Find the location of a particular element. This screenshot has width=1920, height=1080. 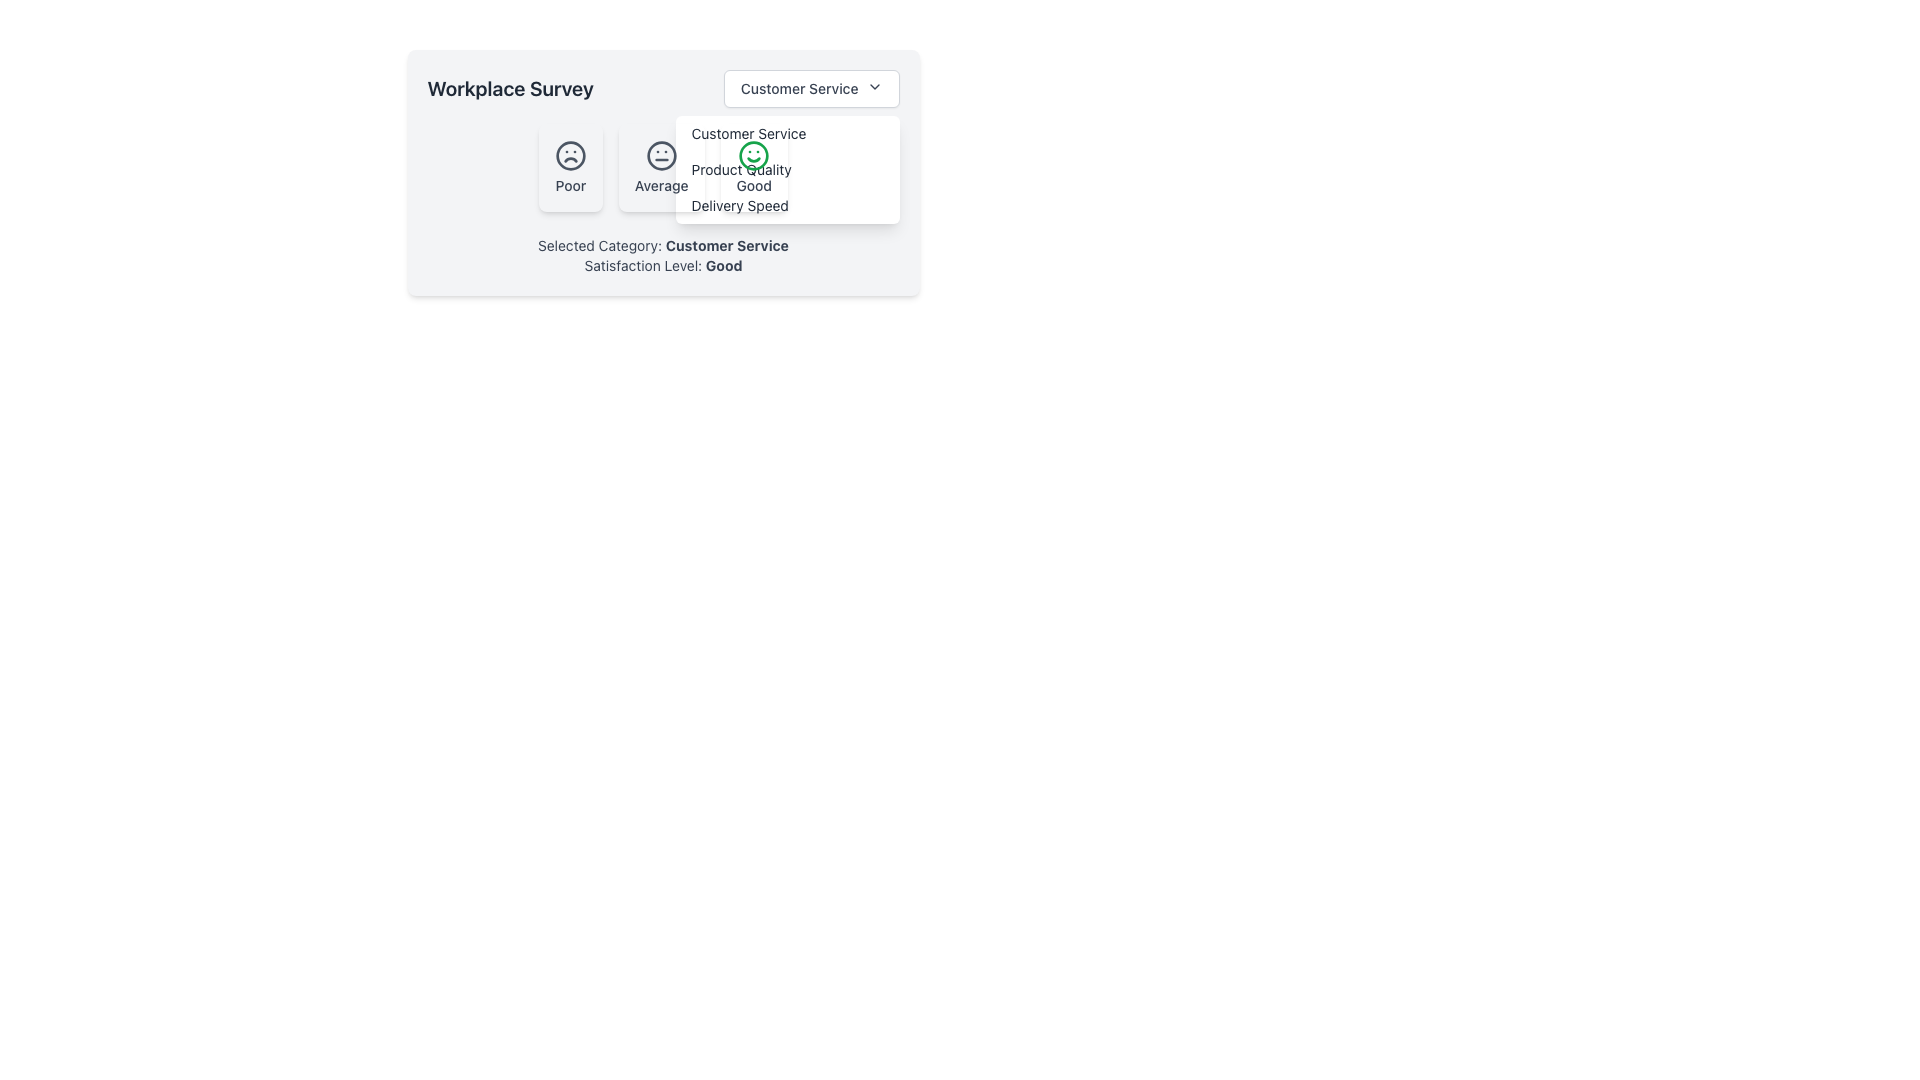

the 'Good' text label displayed within the dropdown menu is located at coordinates (753, 185).